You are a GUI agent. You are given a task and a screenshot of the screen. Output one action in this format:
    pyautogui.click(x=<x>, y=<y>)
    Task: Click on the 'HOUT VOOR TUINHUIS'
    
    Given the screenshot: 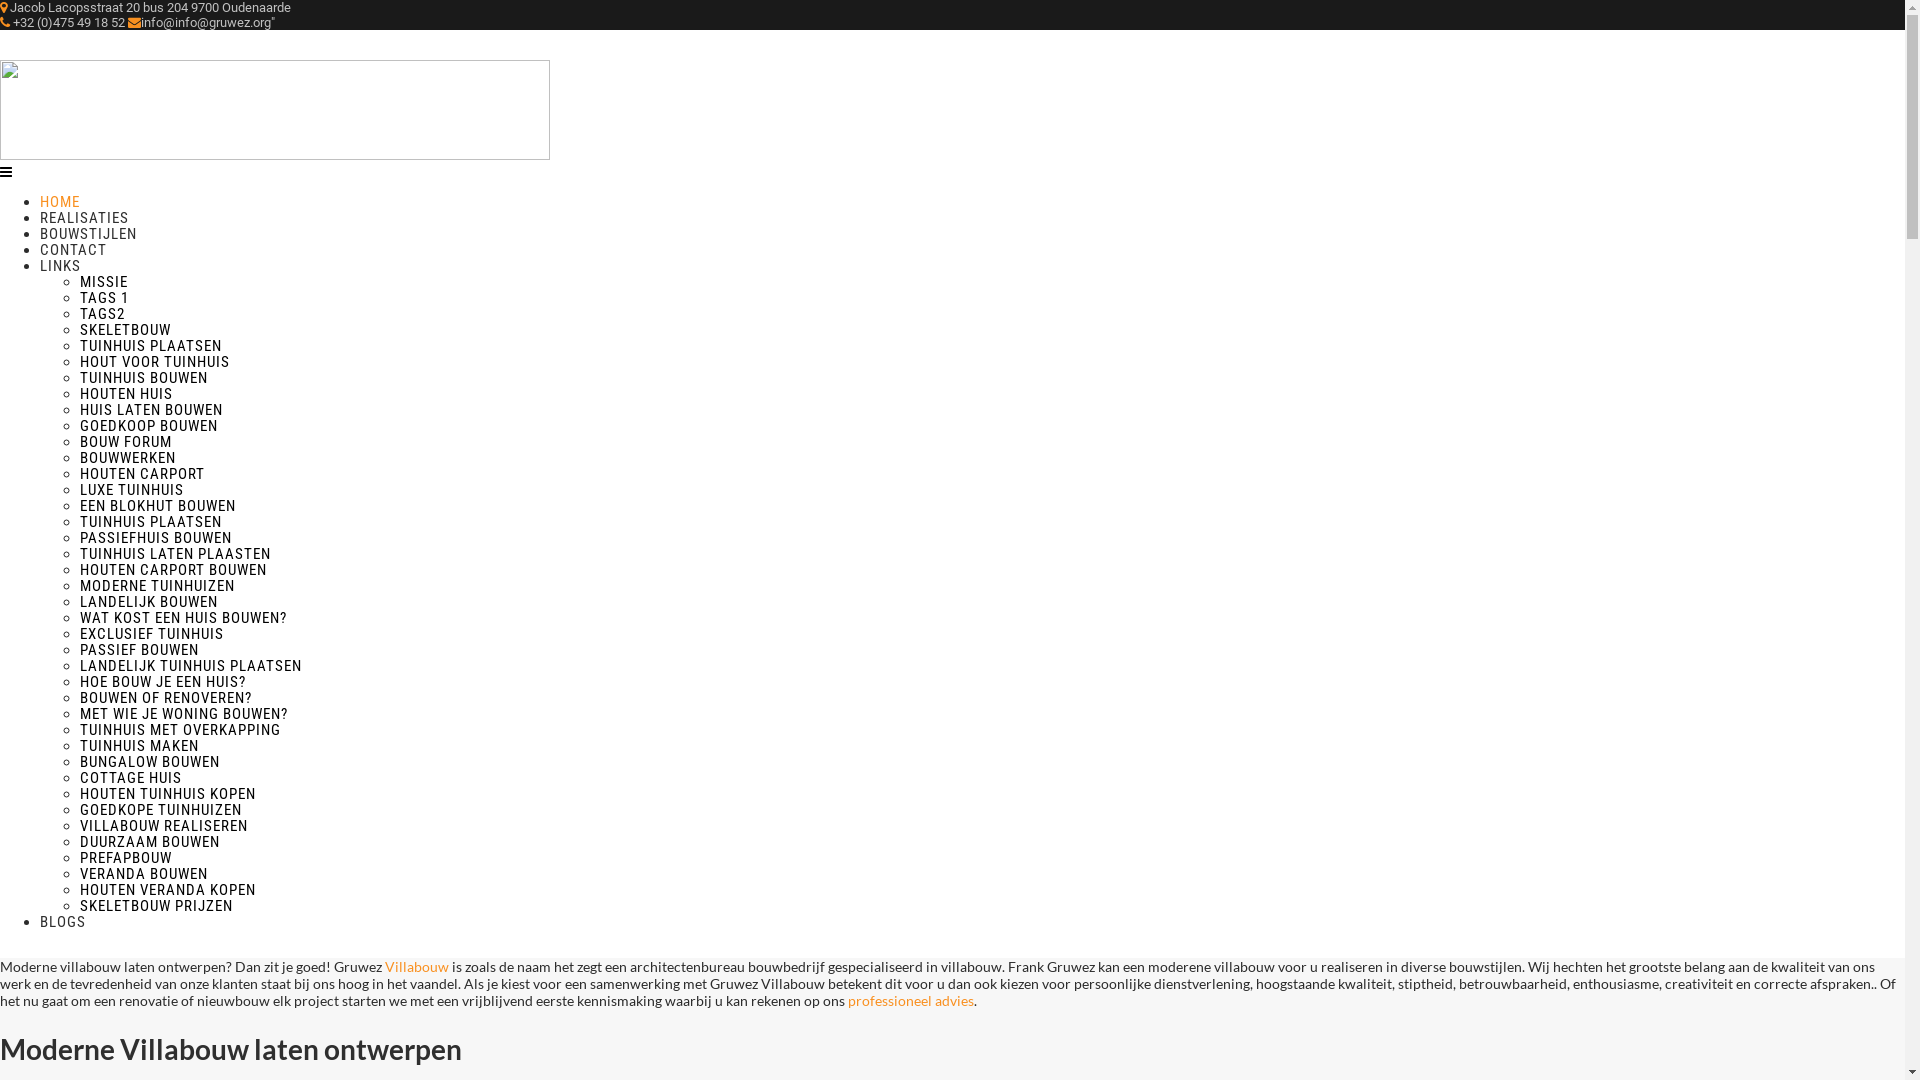 What is the action you would take?
    pyautogui.click(x=153, y=362)
    